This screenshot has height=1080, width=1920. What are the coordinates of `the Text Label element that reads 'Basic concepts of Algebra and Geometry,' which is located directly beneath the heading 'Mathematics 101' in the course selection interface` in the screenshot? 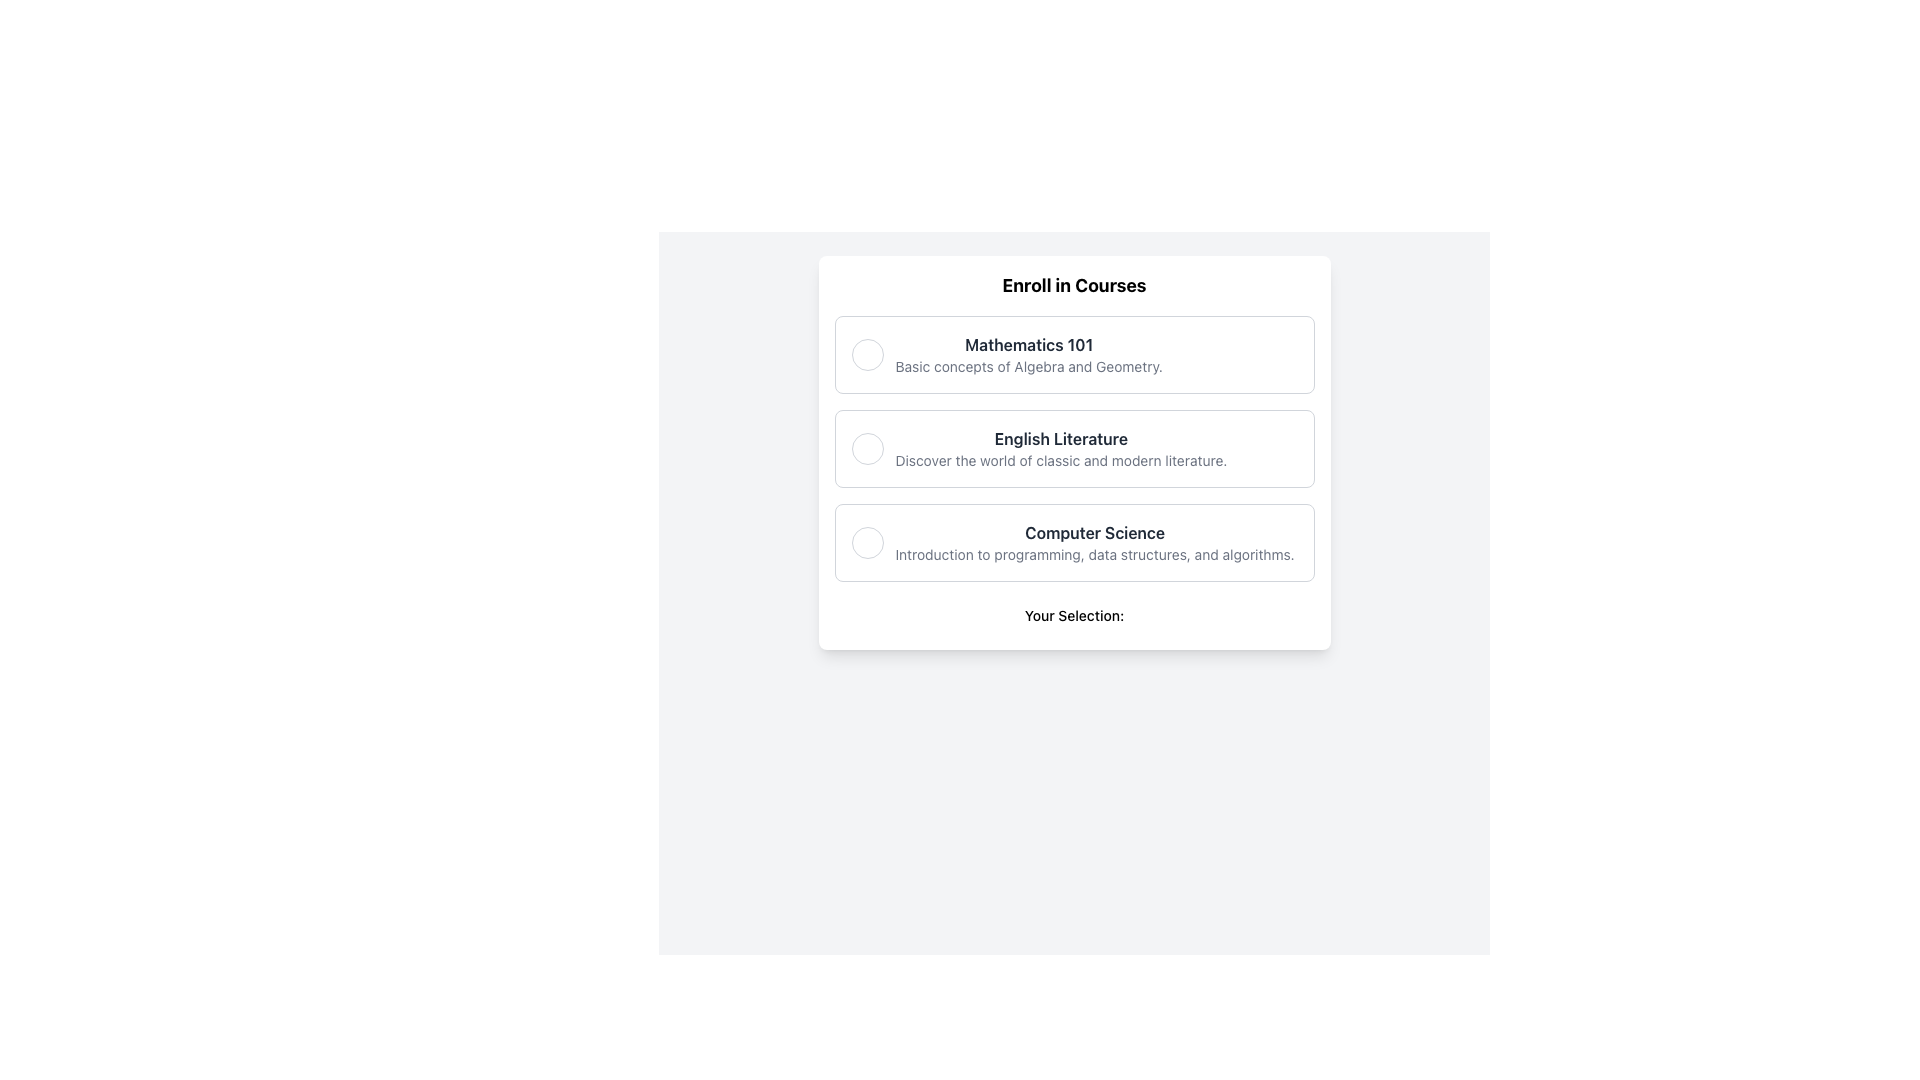 It's located at (1029, 366).